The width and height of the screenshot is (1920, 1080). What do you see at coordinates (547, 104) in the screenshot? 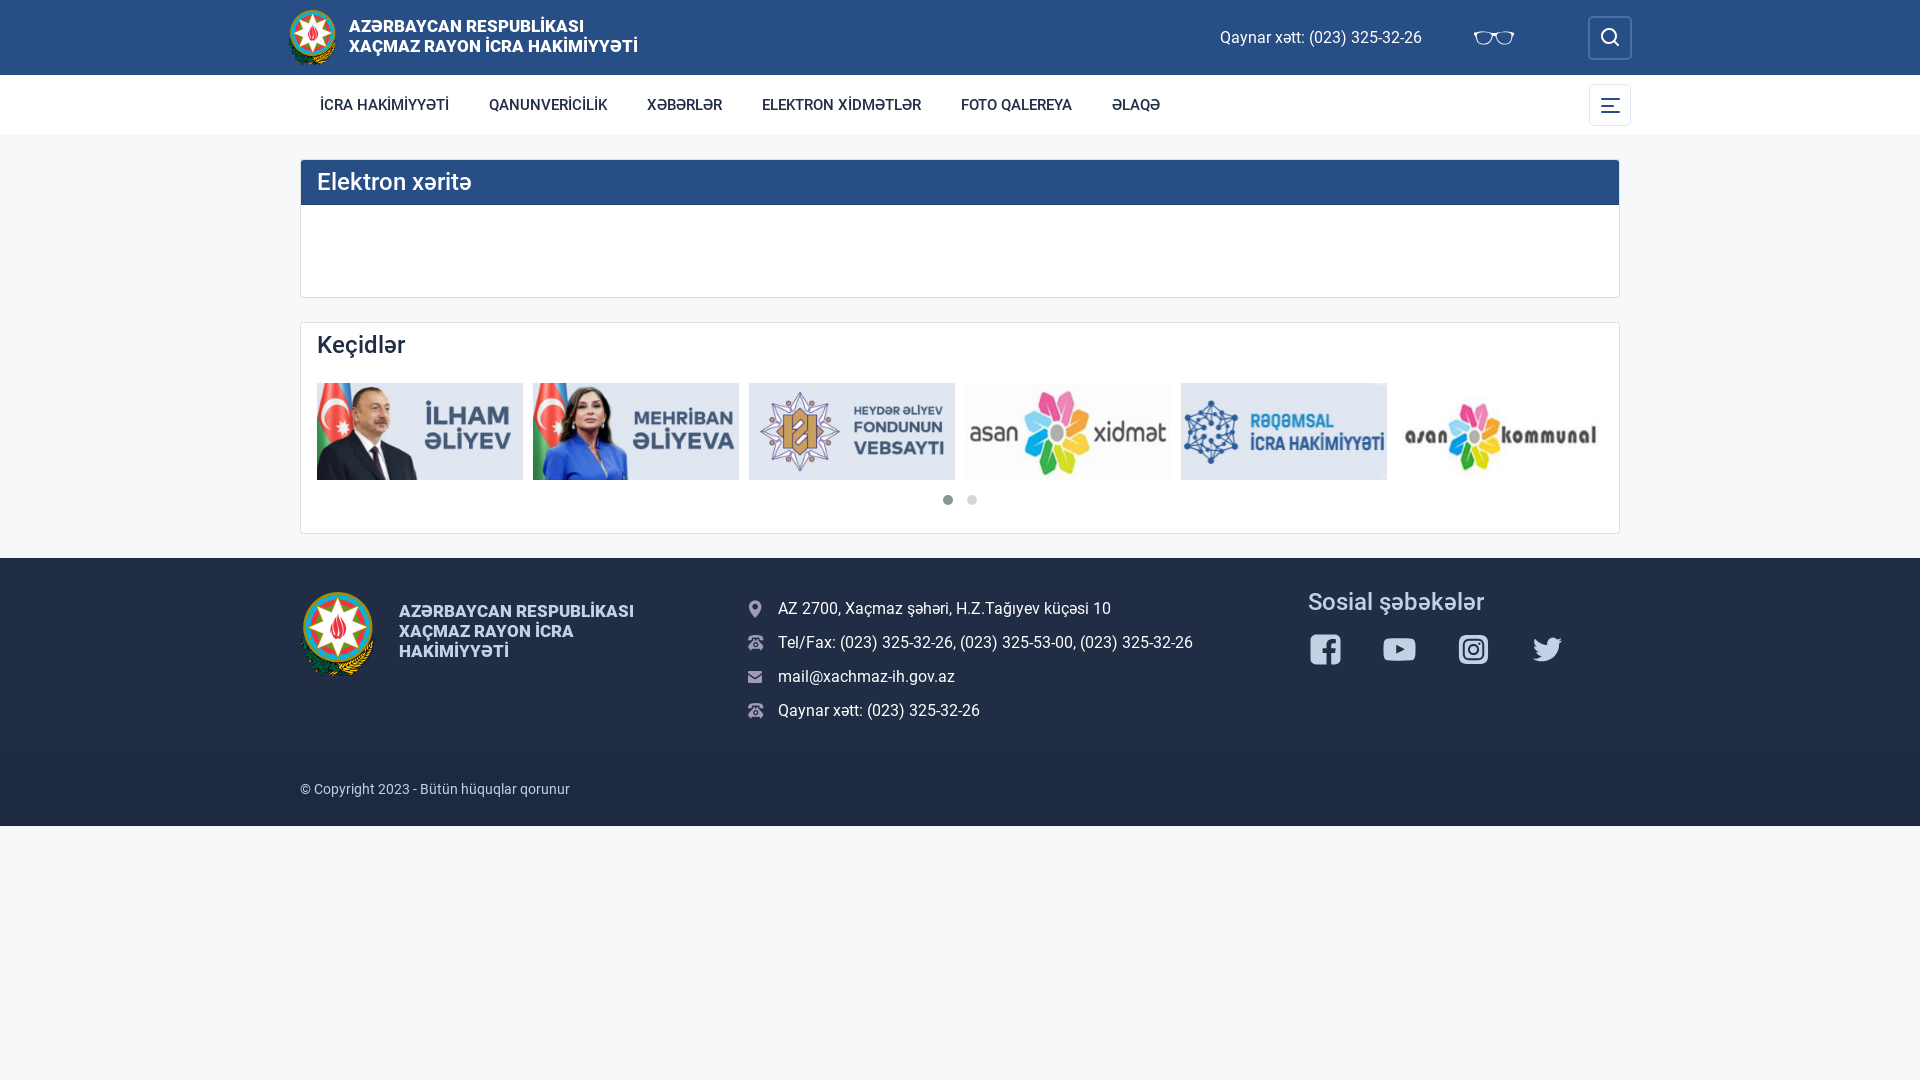
I see `'QANUNVERICILIK'` at bounding box center [547, 104].